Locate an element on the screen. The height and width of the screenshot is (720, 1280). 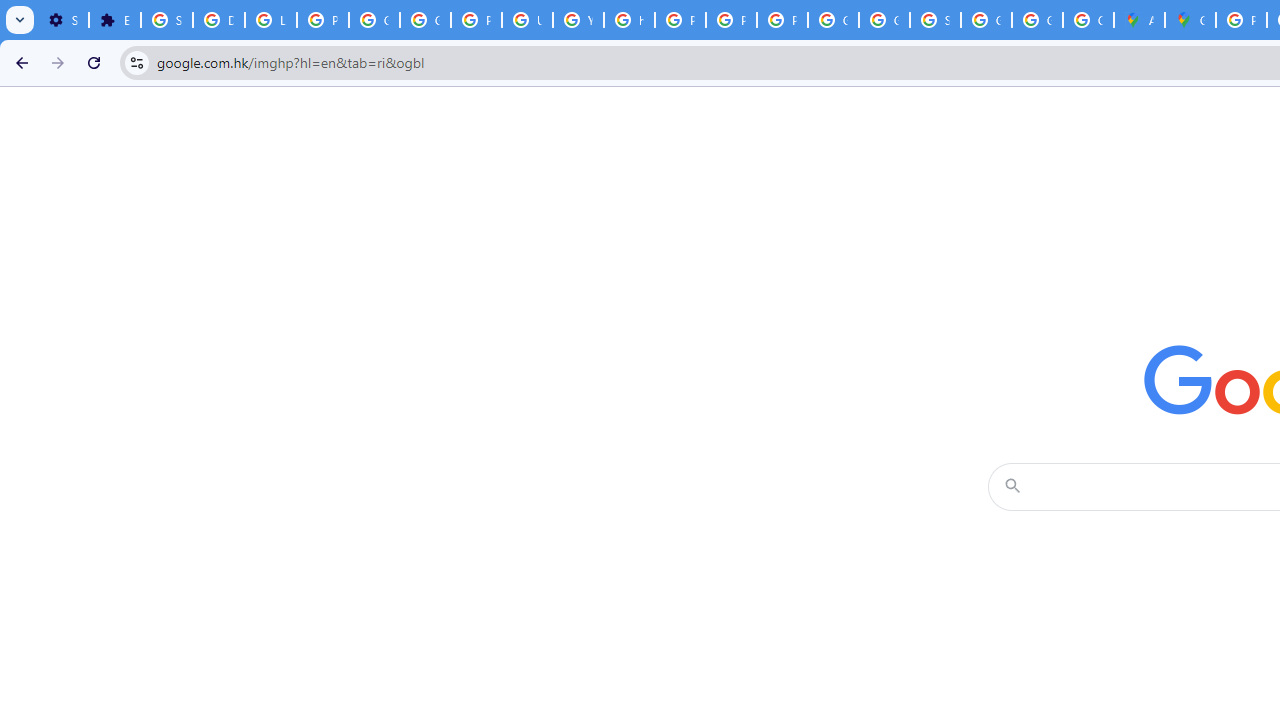
'Google Account Help' is located at coordinates (375, 20).